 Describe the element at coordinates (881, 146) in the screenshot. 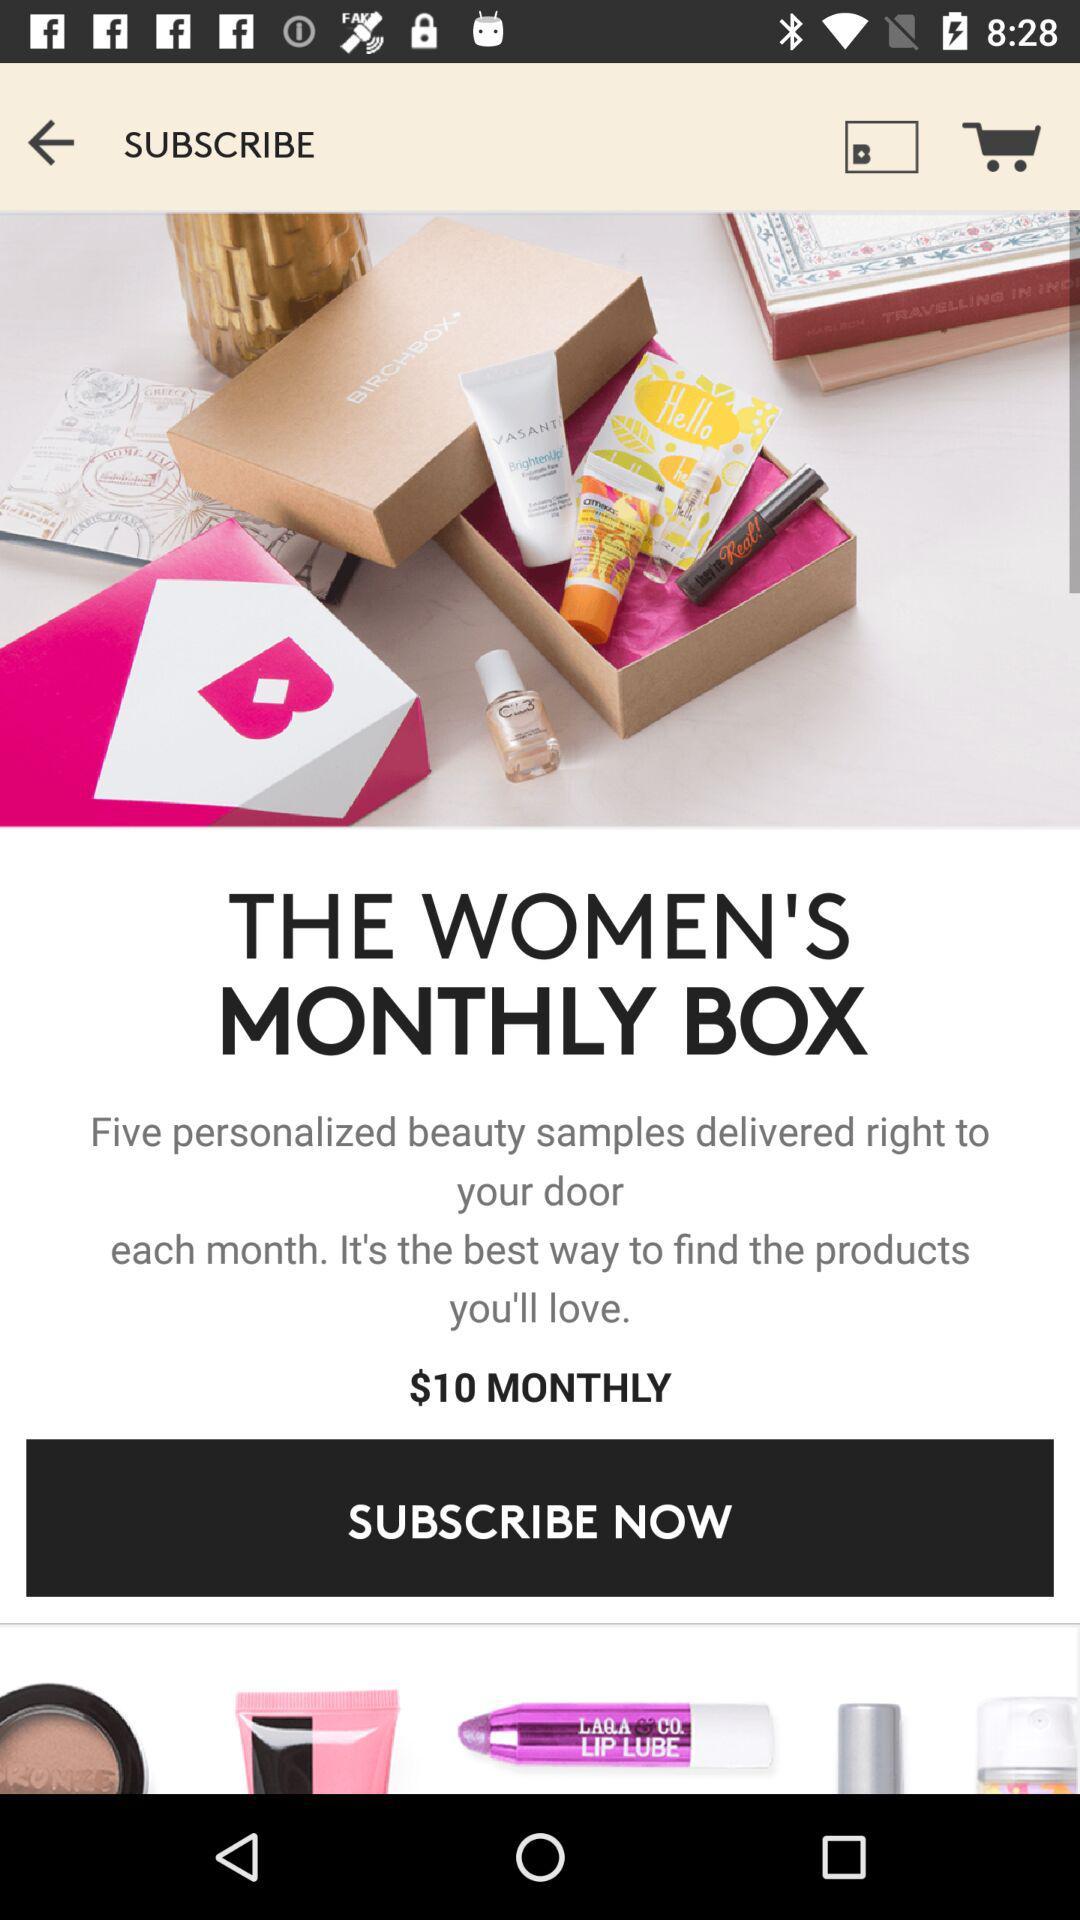

I see `icon which is left side of the cart symbol` at that location.